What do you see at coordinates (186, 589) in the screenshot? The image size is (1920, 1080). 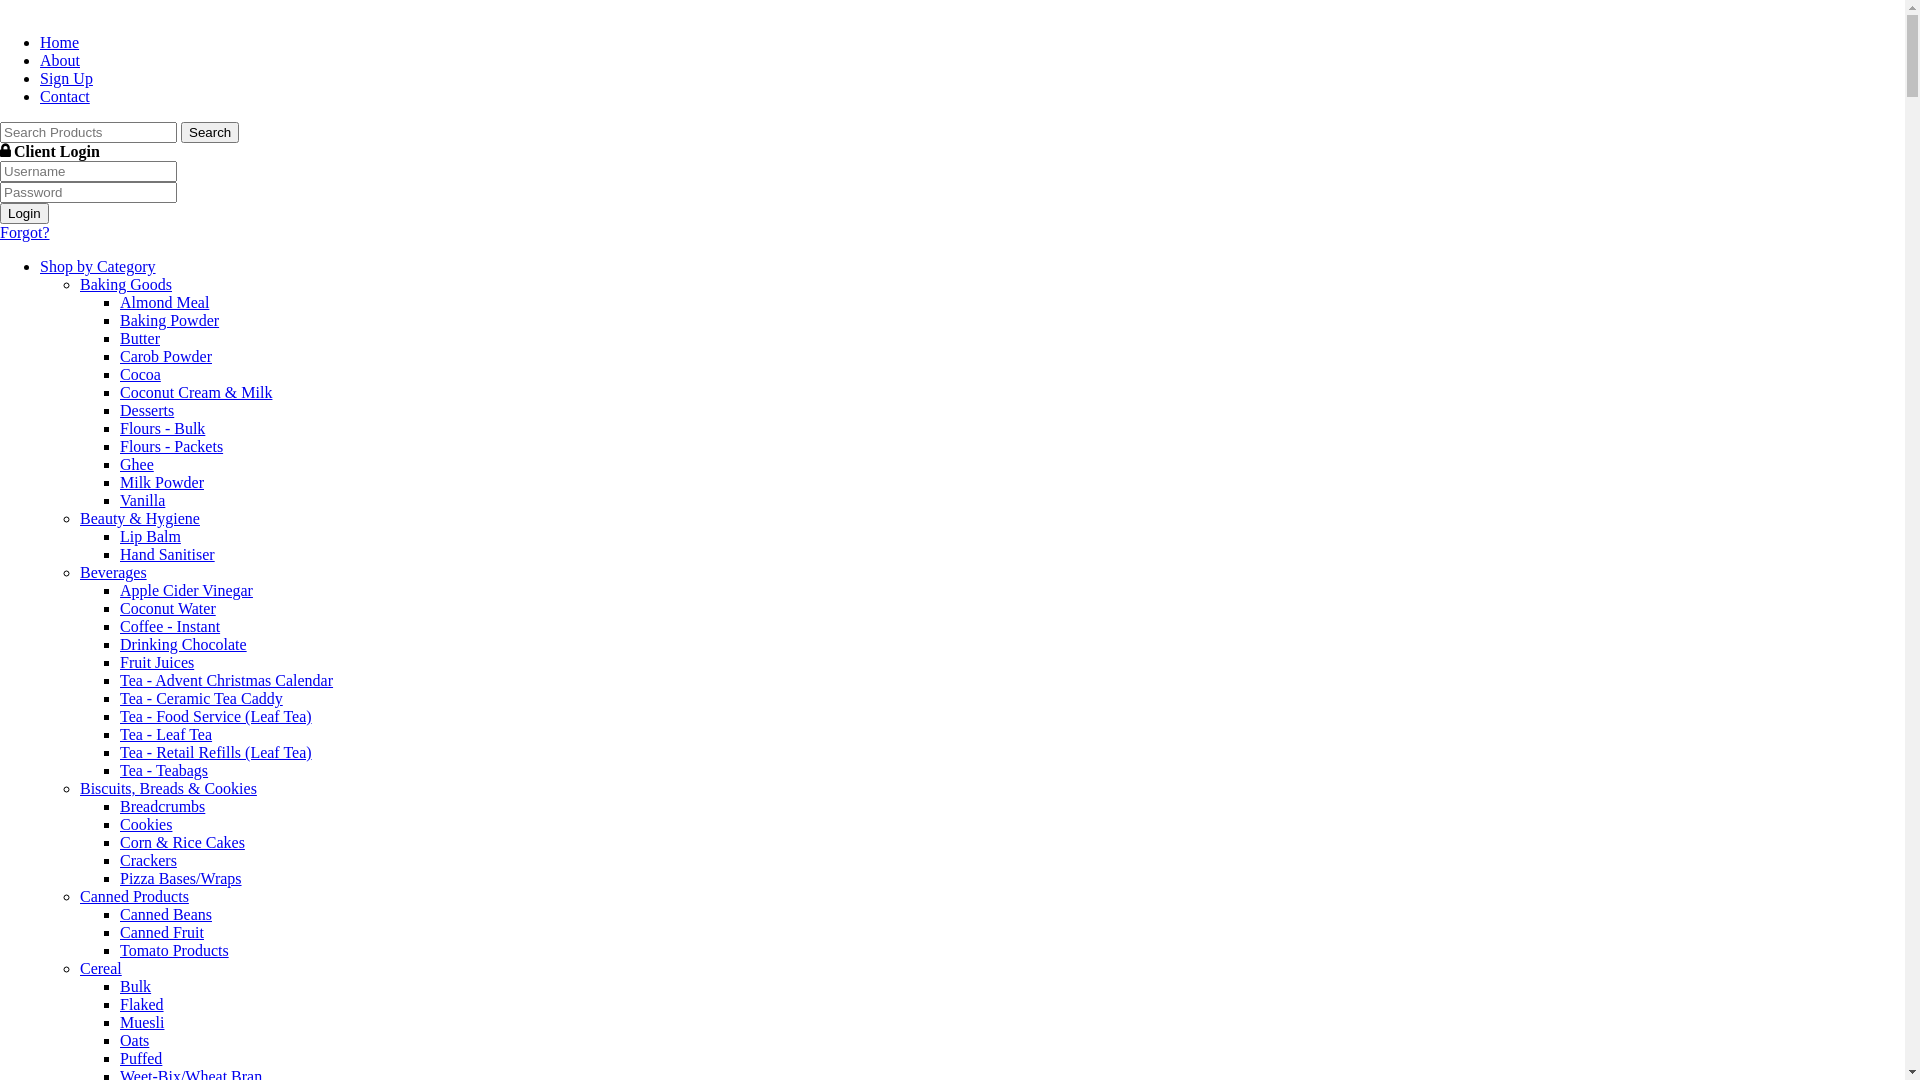 I see `'Apple Cider Vinegar'` at bounding box center [186, 589].